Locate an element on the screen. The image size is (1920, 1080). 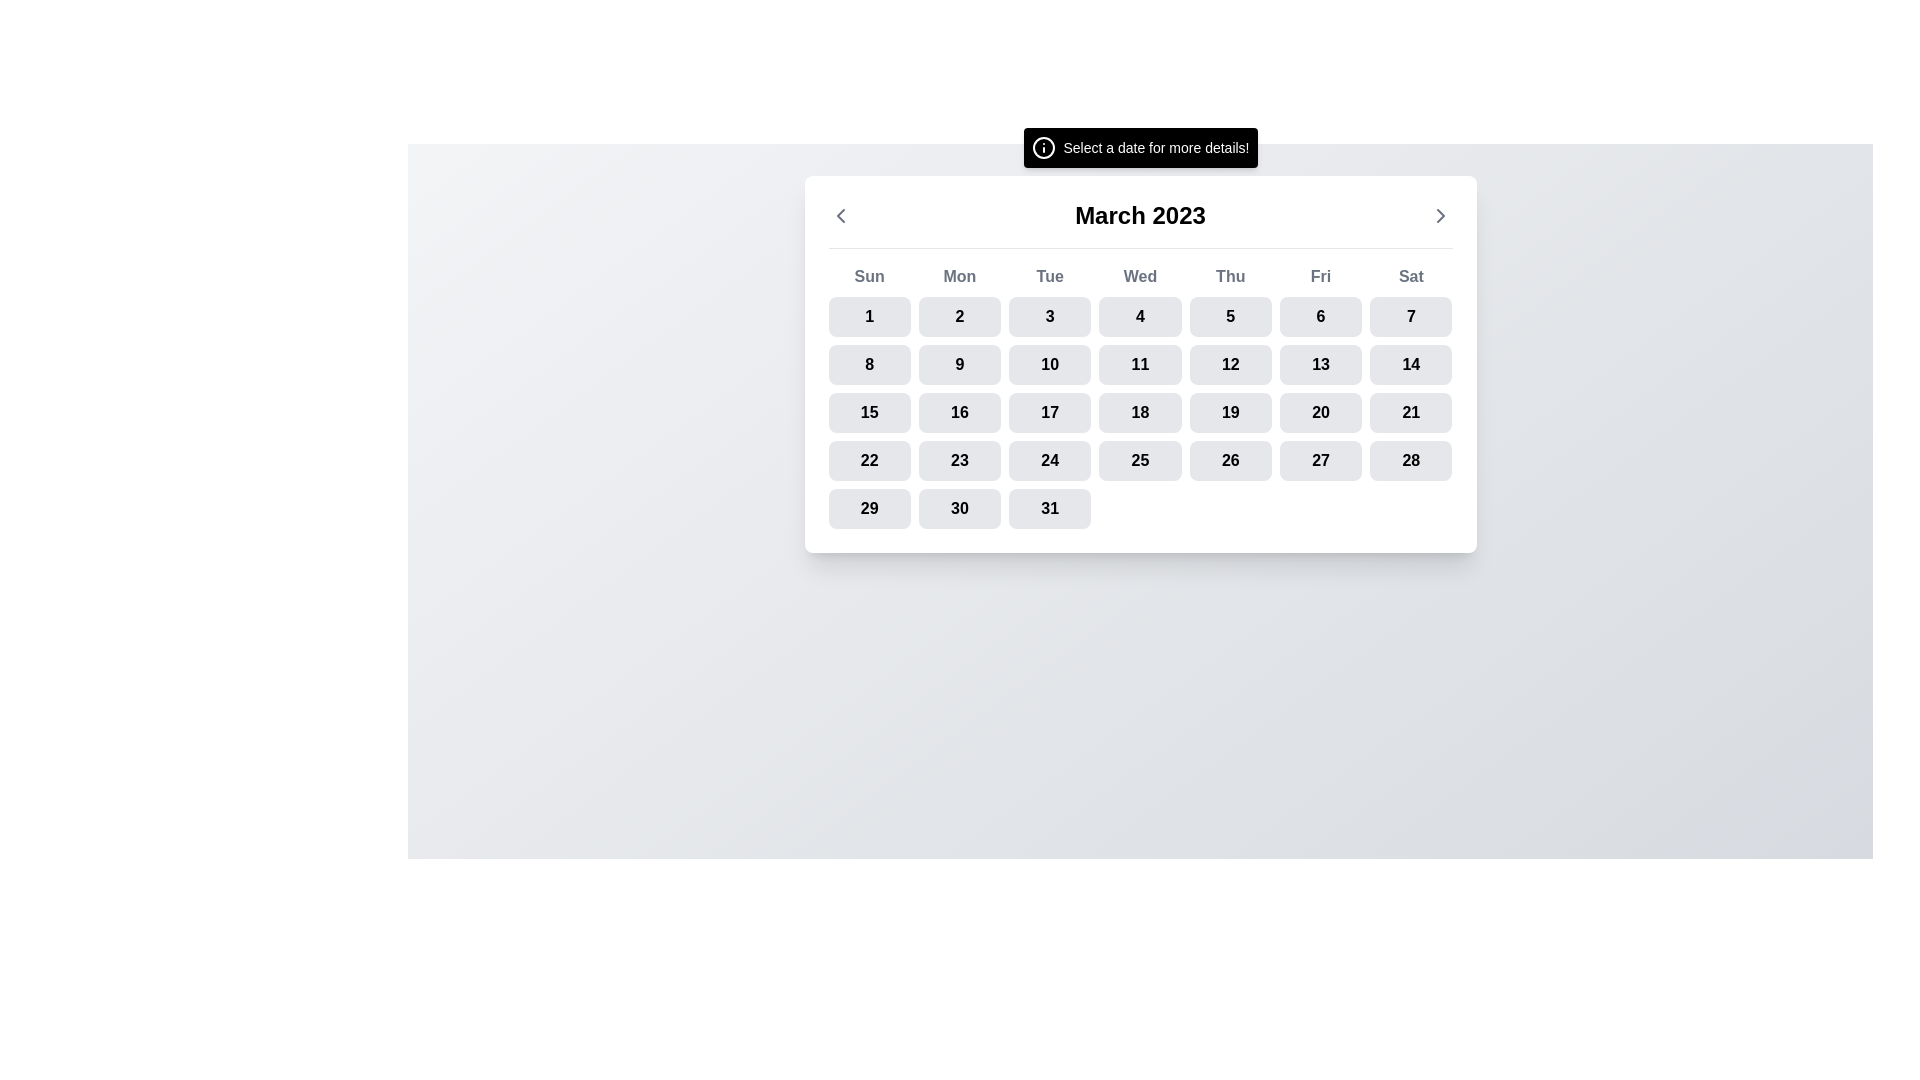
the specific date cell in the grid-based calendar layout is located at coordinates (1140, 397).